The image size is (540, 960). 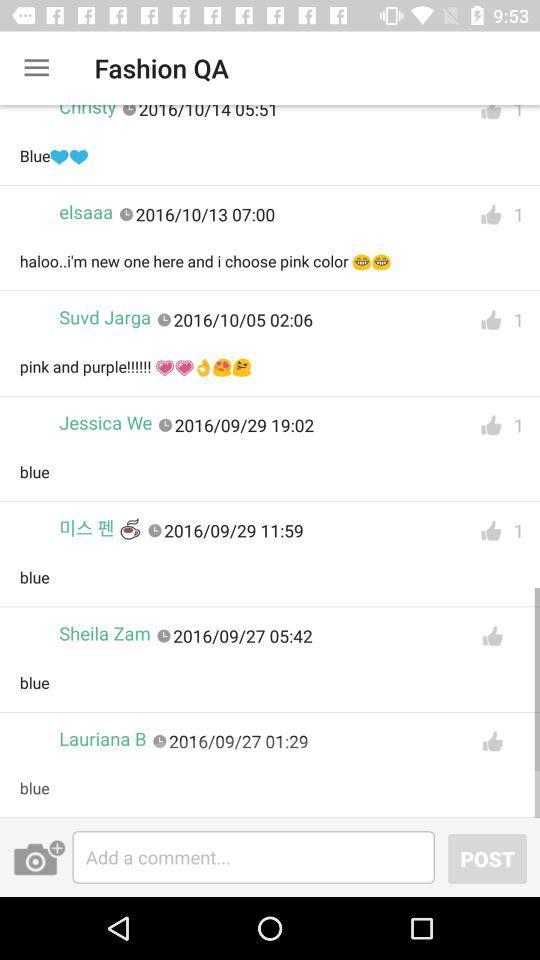 What do you see at coordinates (39, 856) in the screenshot?
I see `upload a photo` at bounding box center [39, 856].